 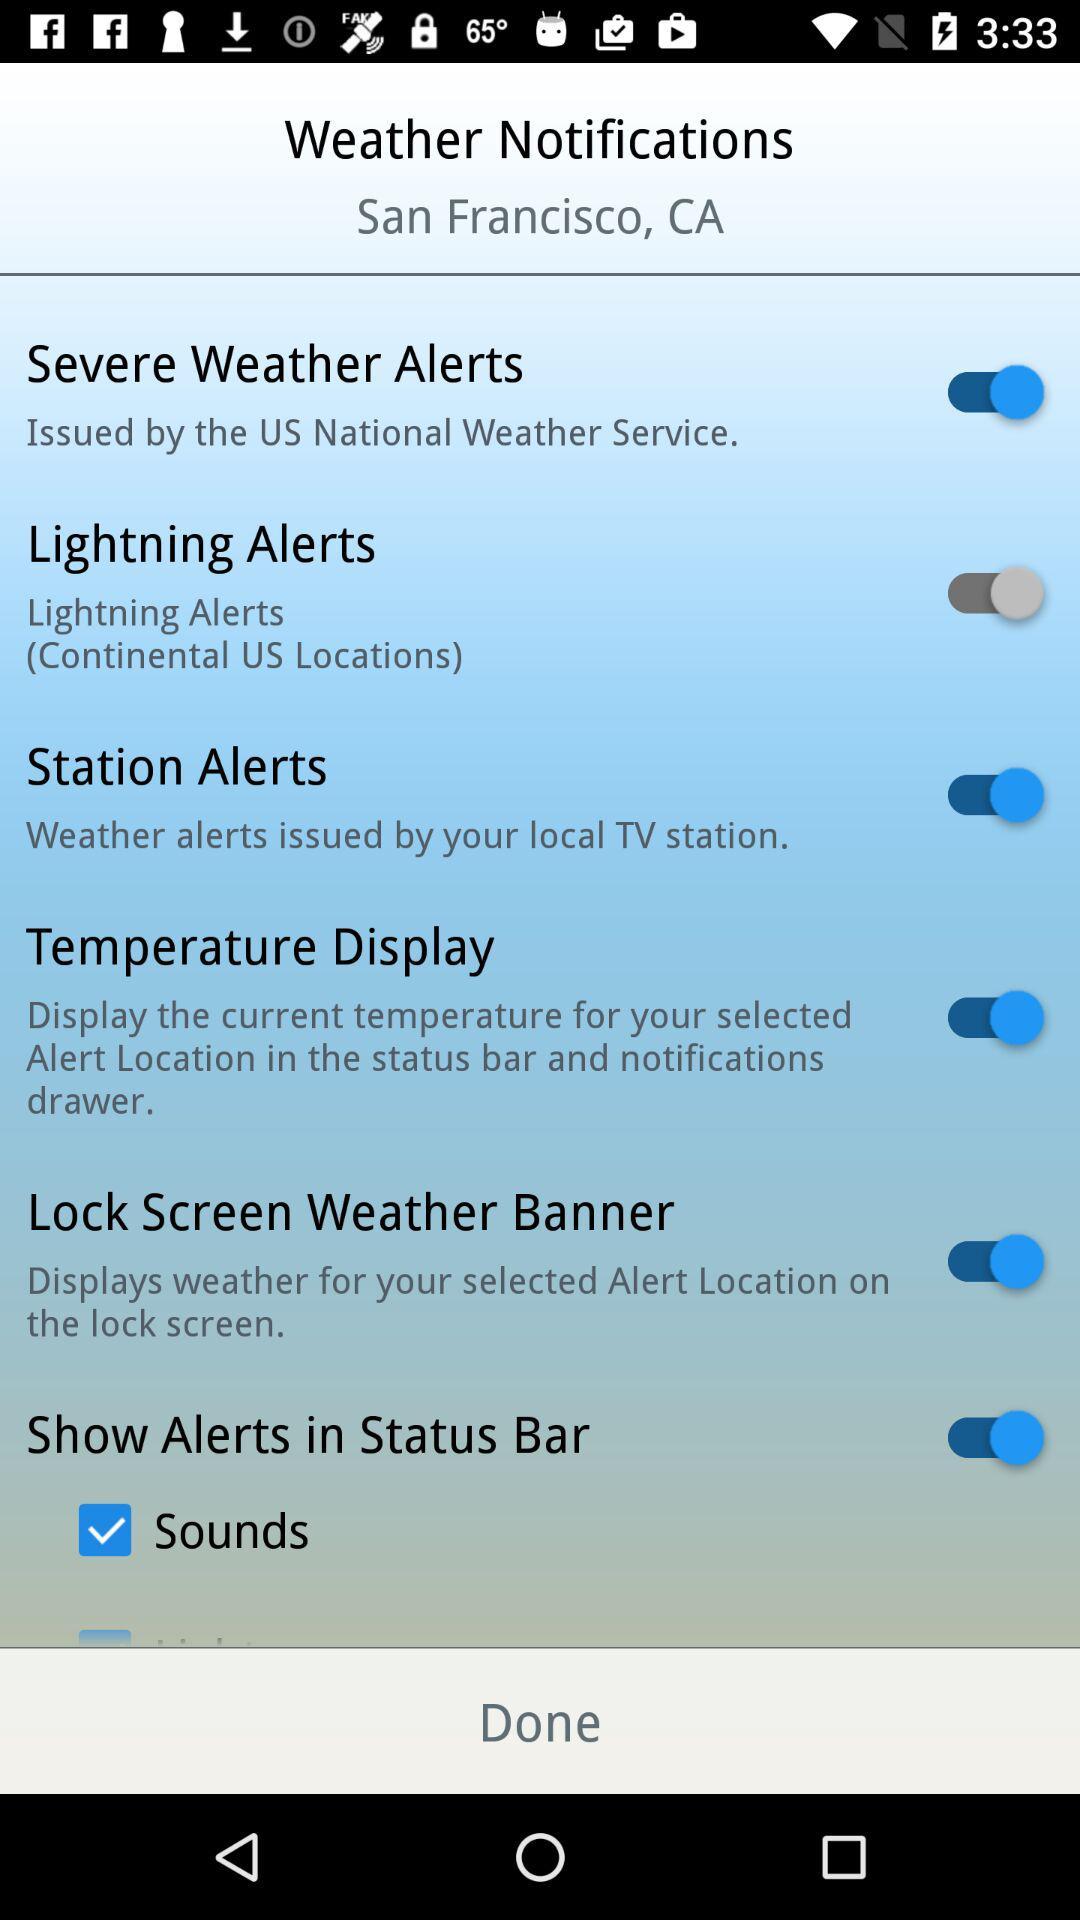 I want to click on displays weather for icon, so click(x=461, y=1300).